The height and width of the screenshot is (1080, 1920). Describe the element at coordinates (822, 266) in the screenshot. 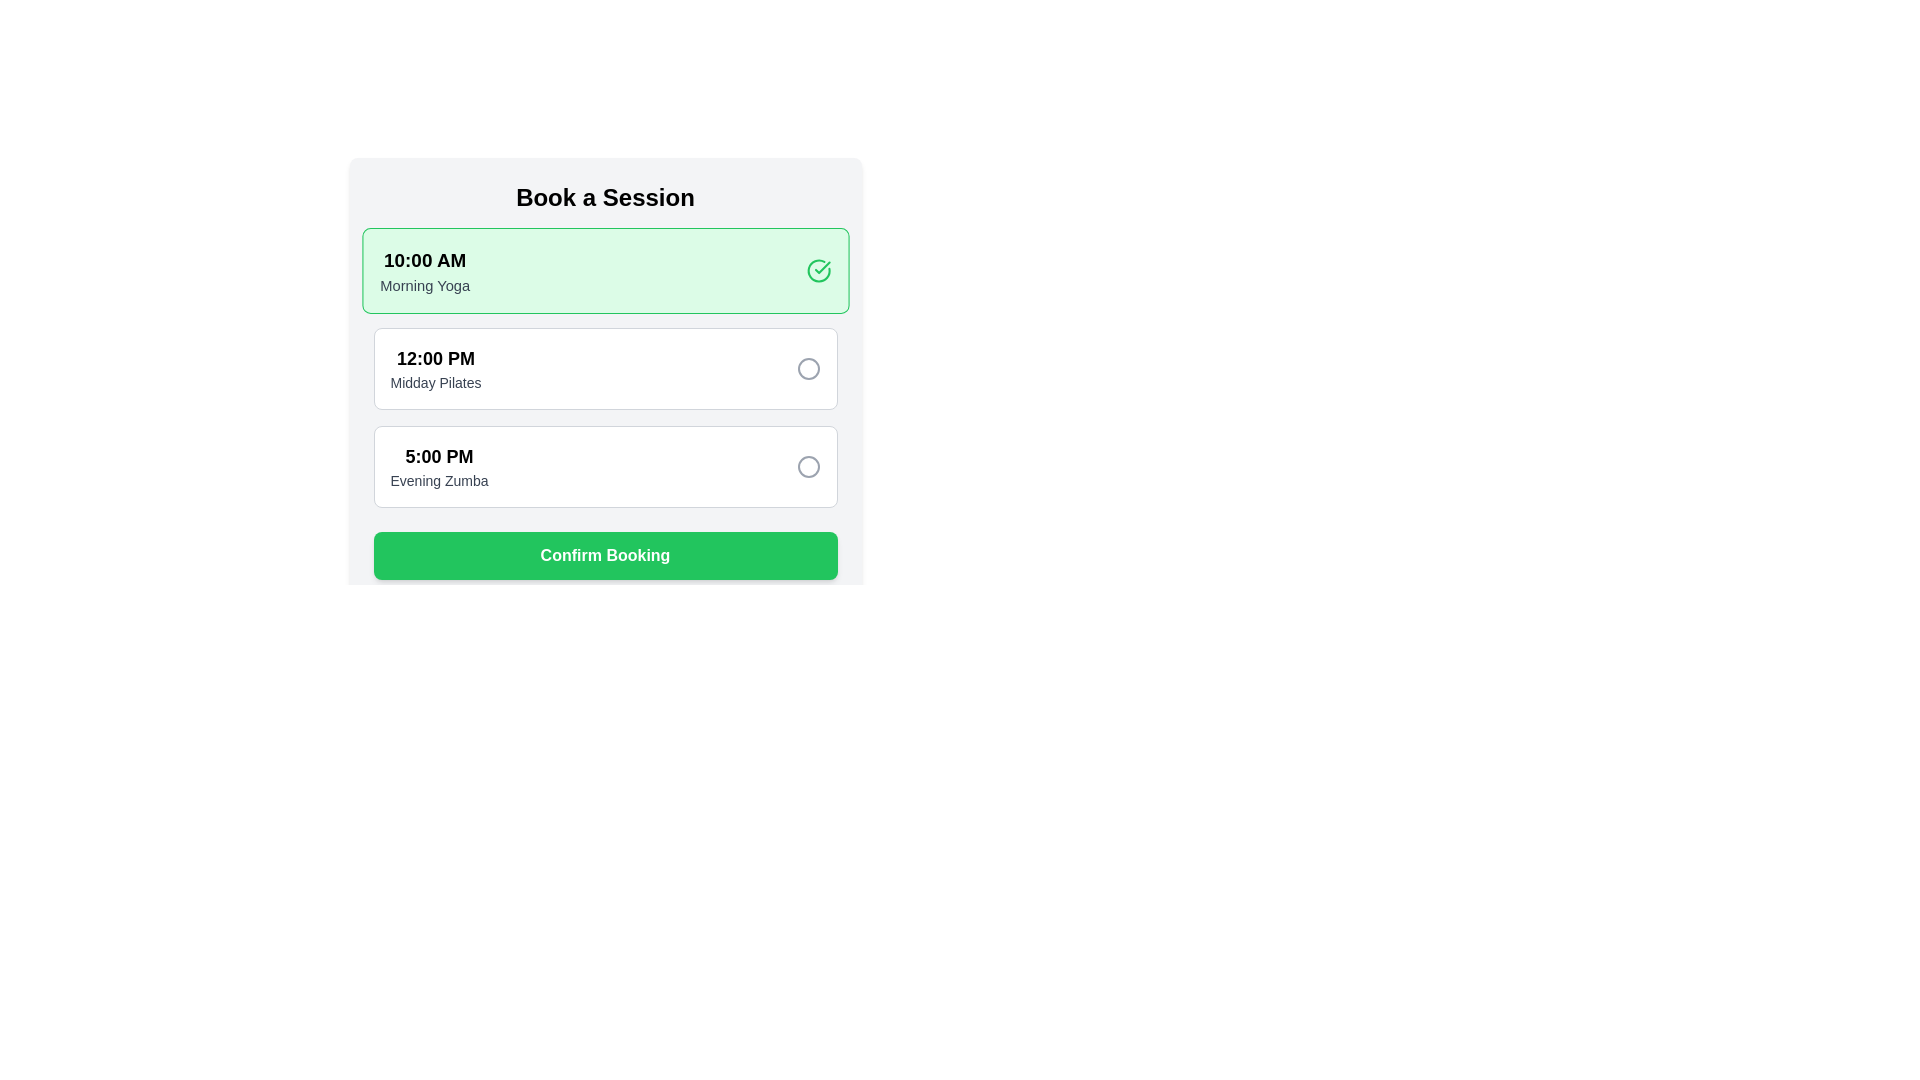

I see `the checkmark icon styled as a simple line icon with a green stroke, located in the top-left corner of the interface within the '10:00 AM Morning Yoga' session box, positioned towards the right side of the box's header area` at that location.